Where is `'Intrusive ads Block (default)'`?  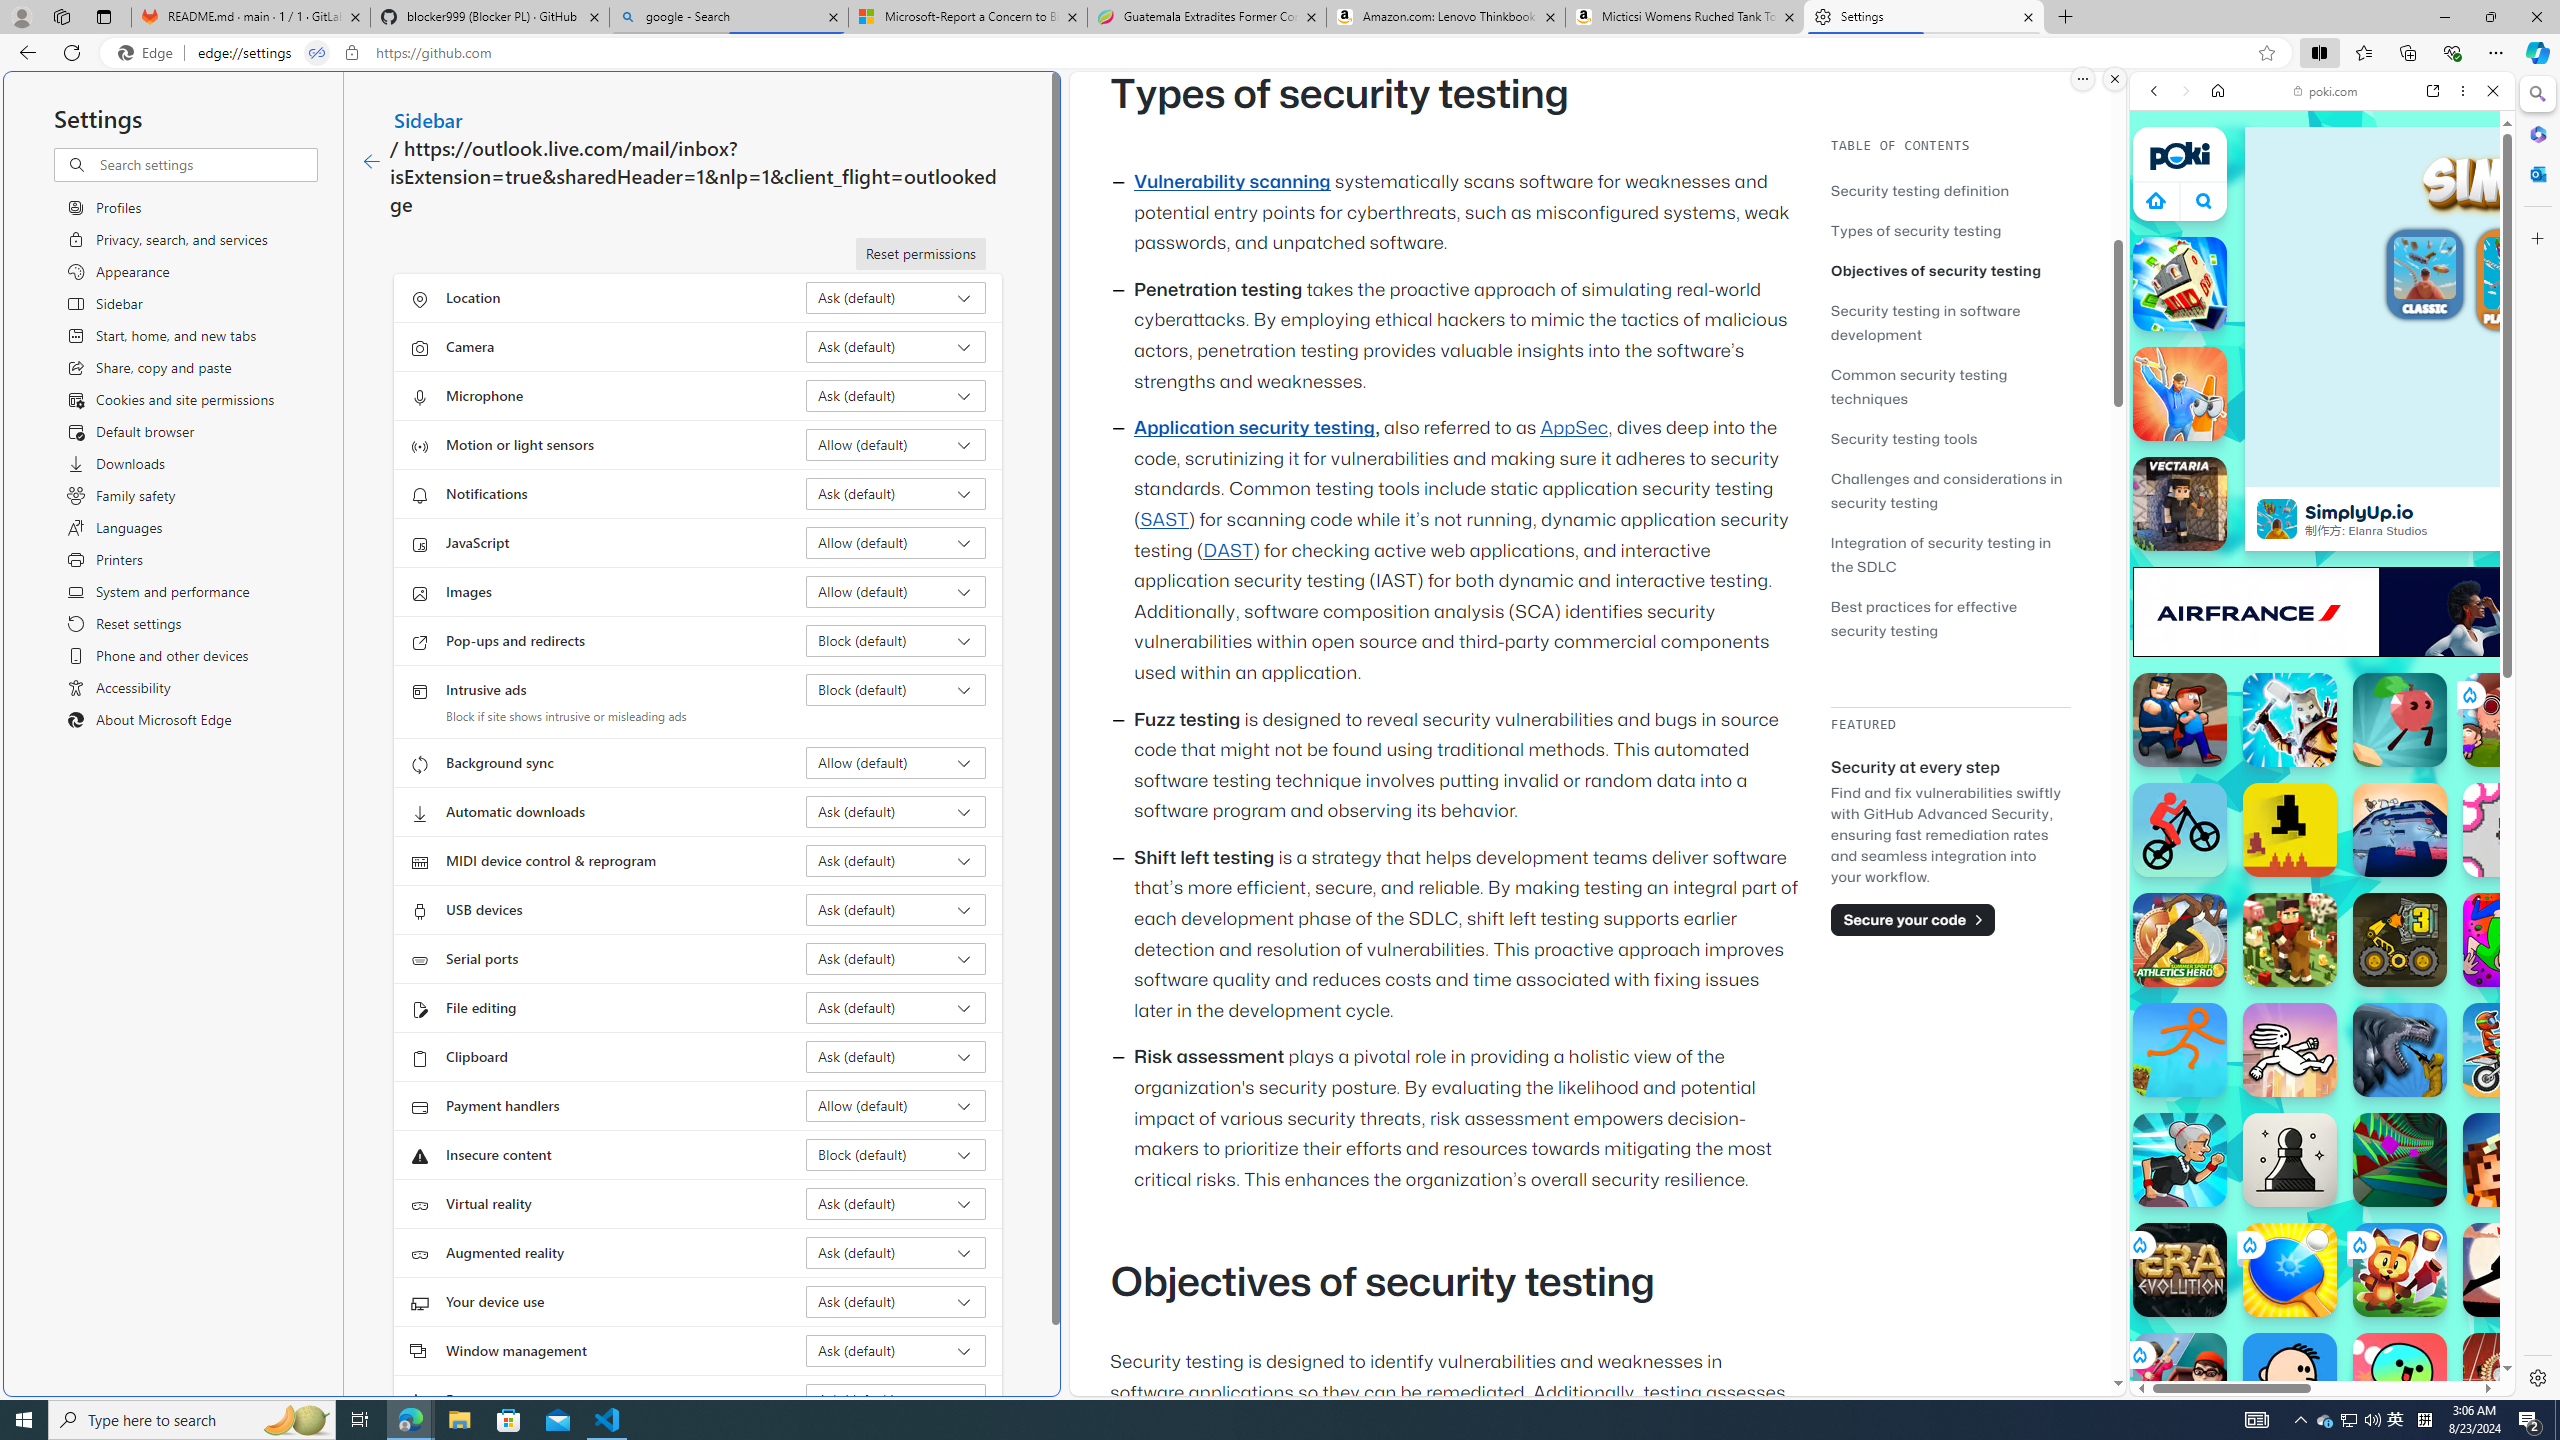 'Intrusive ads Block (default)' is located at coordinates (896, 689).